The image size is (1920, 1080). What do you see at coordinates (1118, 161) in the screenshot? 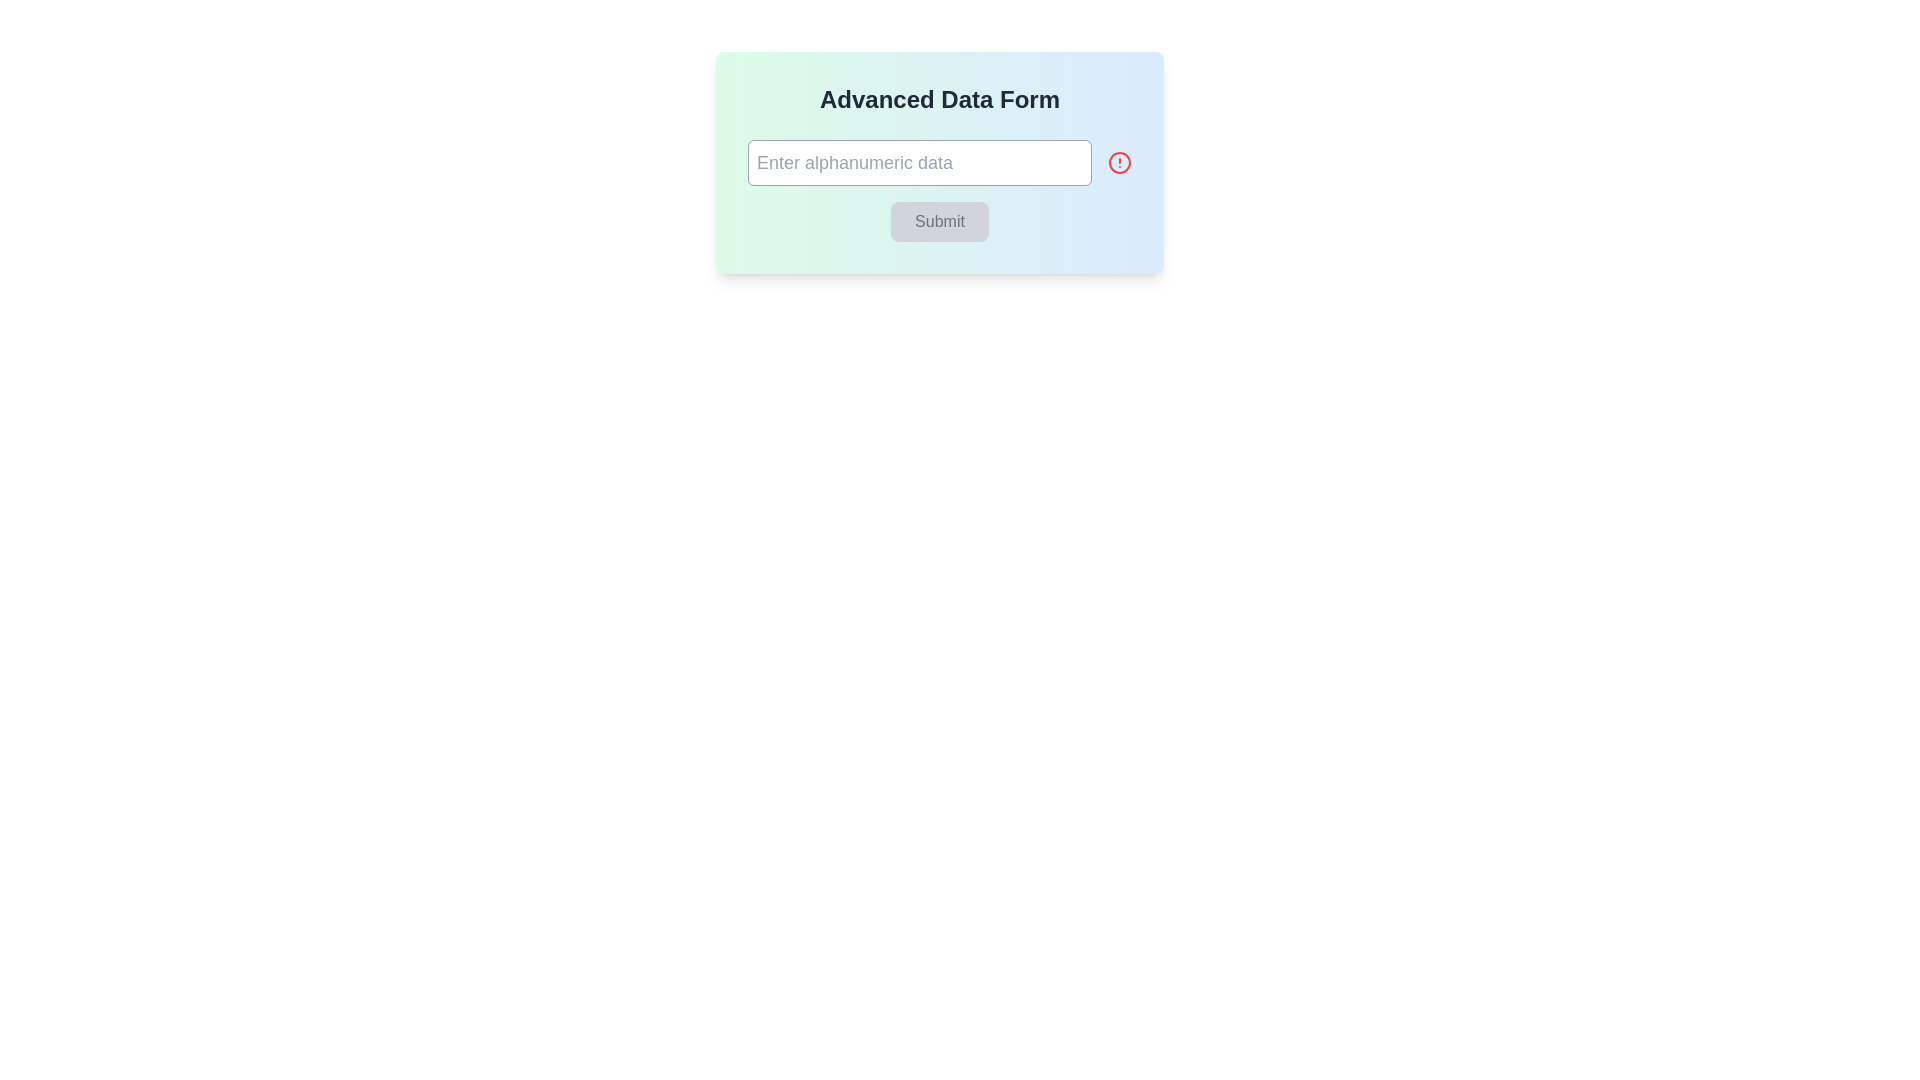
I see `the red circular icon with an exclamation point symbol, located to the right of the input box labeled 'Enter alphanumeric data' within the 'Advanced Data Form' card` at bounding box center [1118, 161].